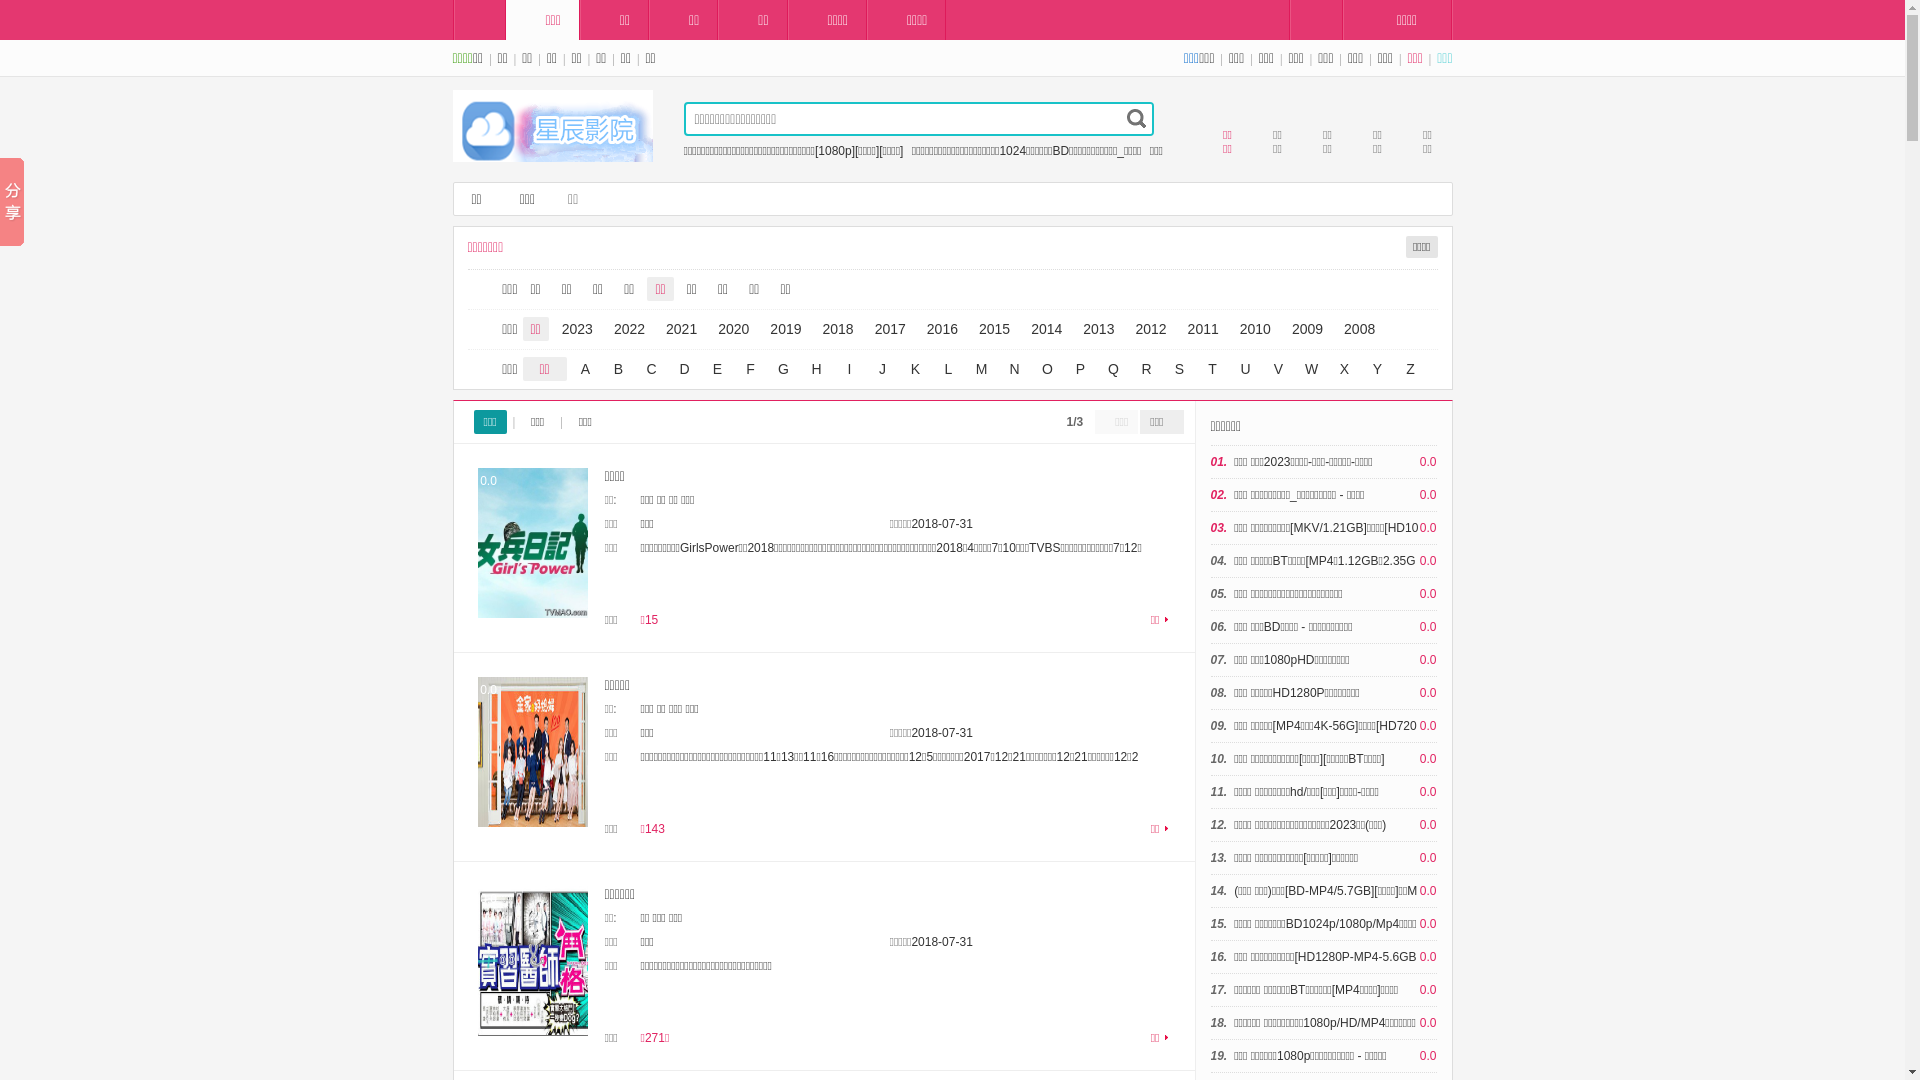  What do you see at coordinates (576, 327) in the screenshot?
I see `'2023'` at bounding box center [576, 327].